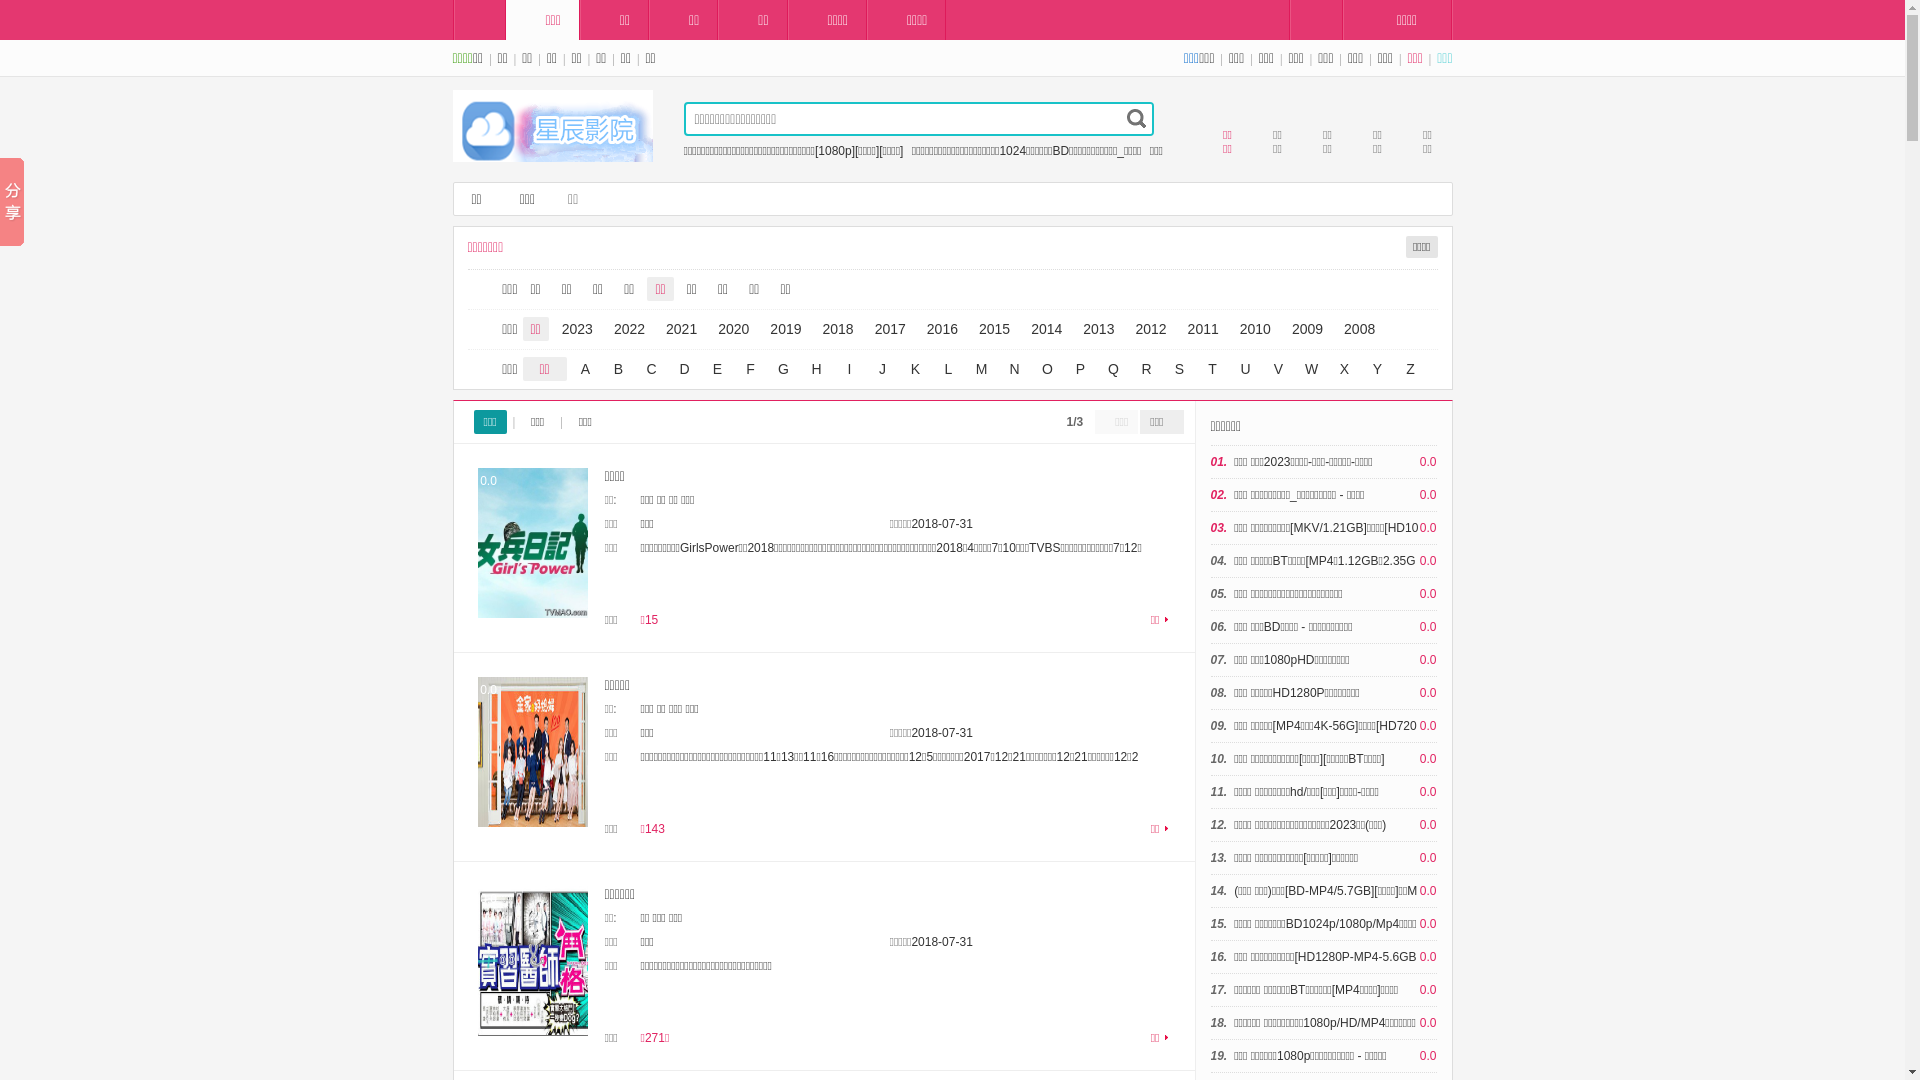  What do you see at coordinates (576, 327) in the screenshot?
I see `'2023'` at bounding box center [576, 327].